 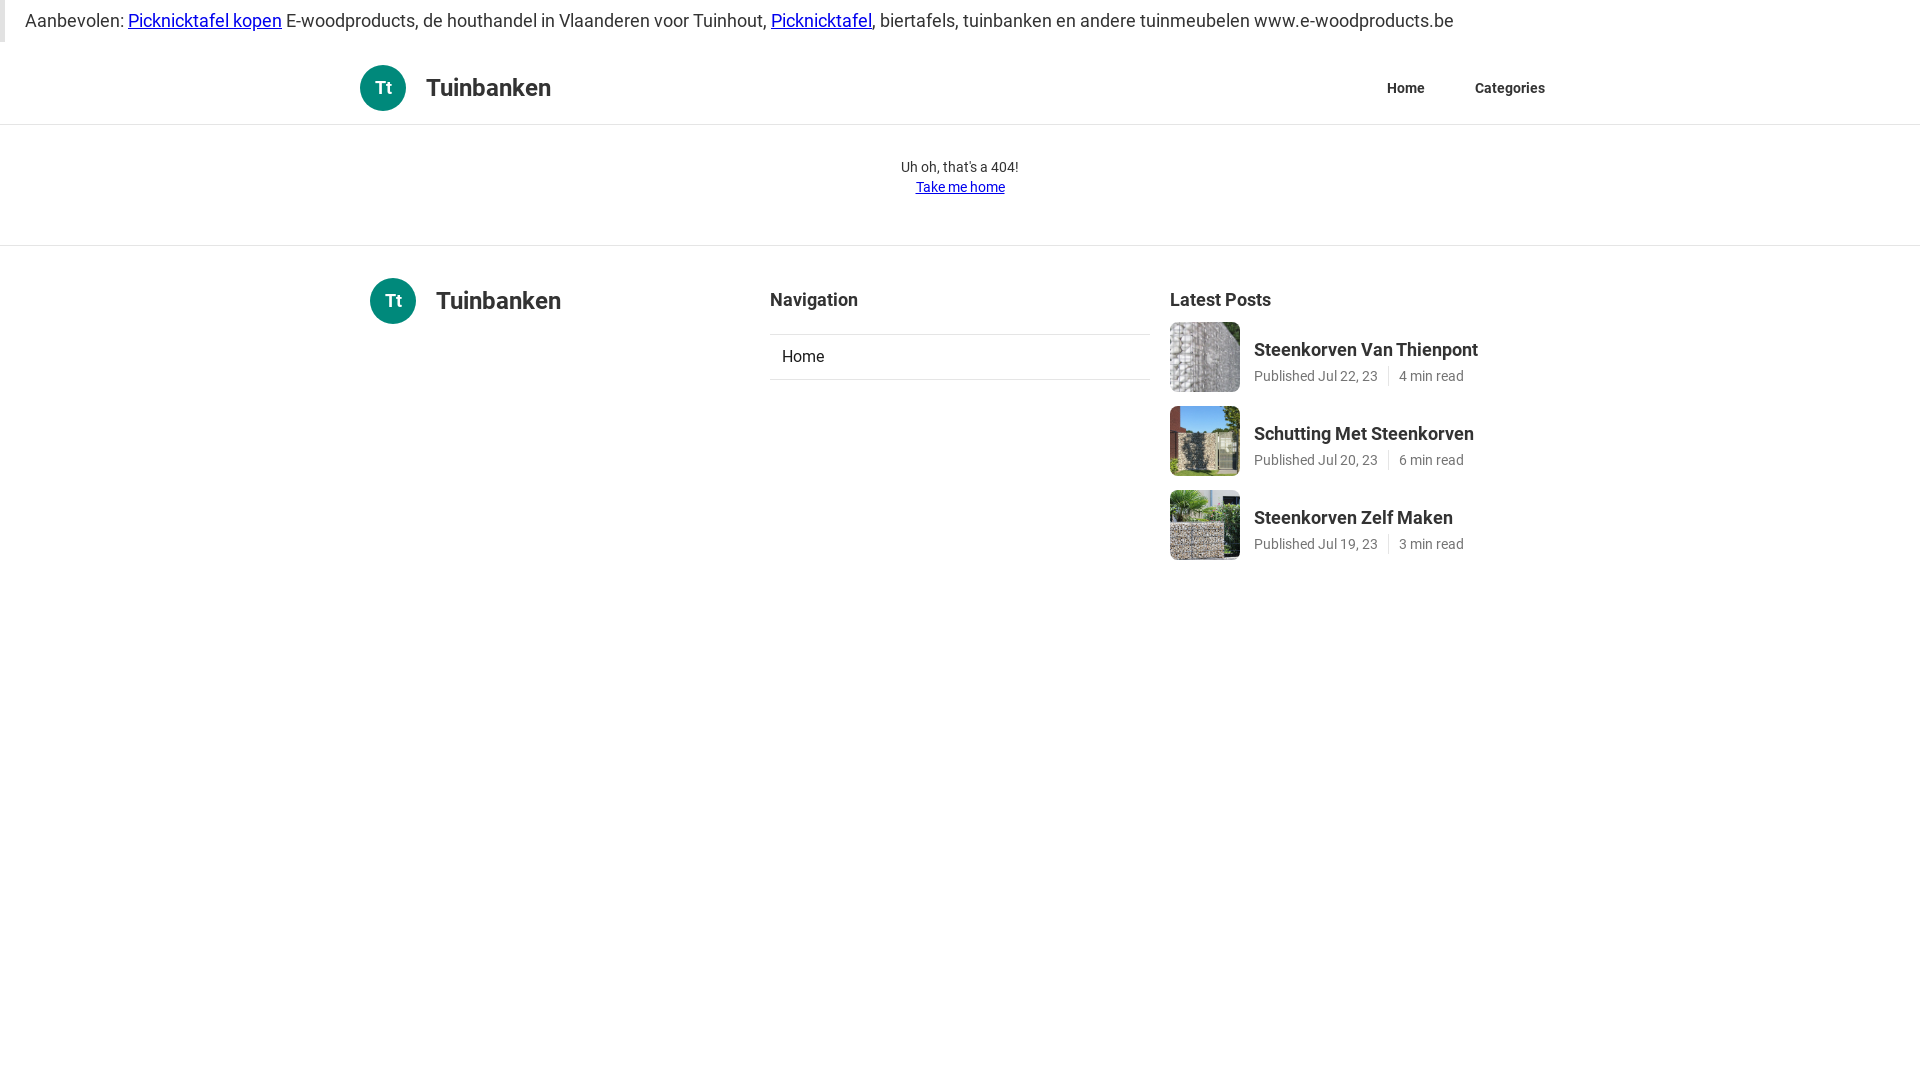 I want to click on 'Schutting Met Steenkorven', so click(x=1400, y=433).